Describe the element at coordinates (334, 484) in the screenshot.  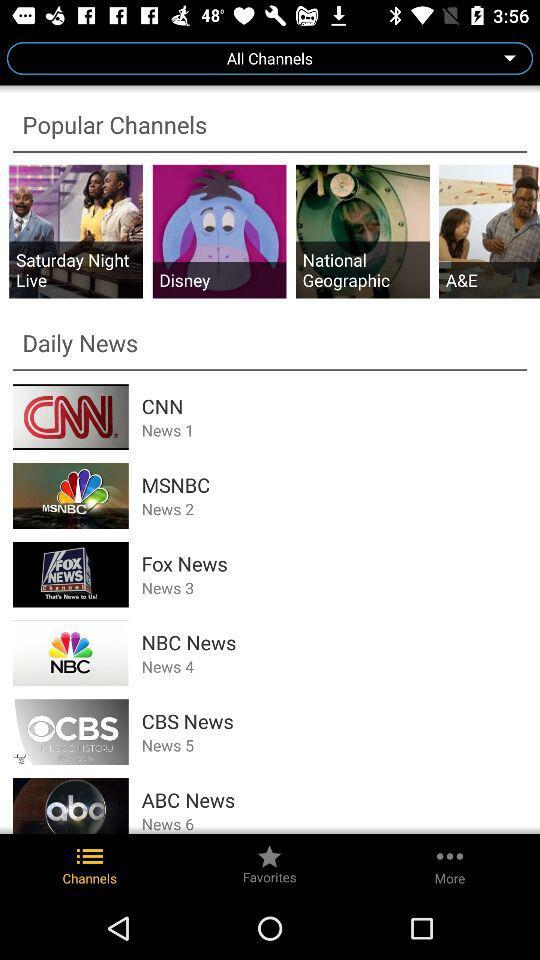
I see `app above the news 2 item` at that location.